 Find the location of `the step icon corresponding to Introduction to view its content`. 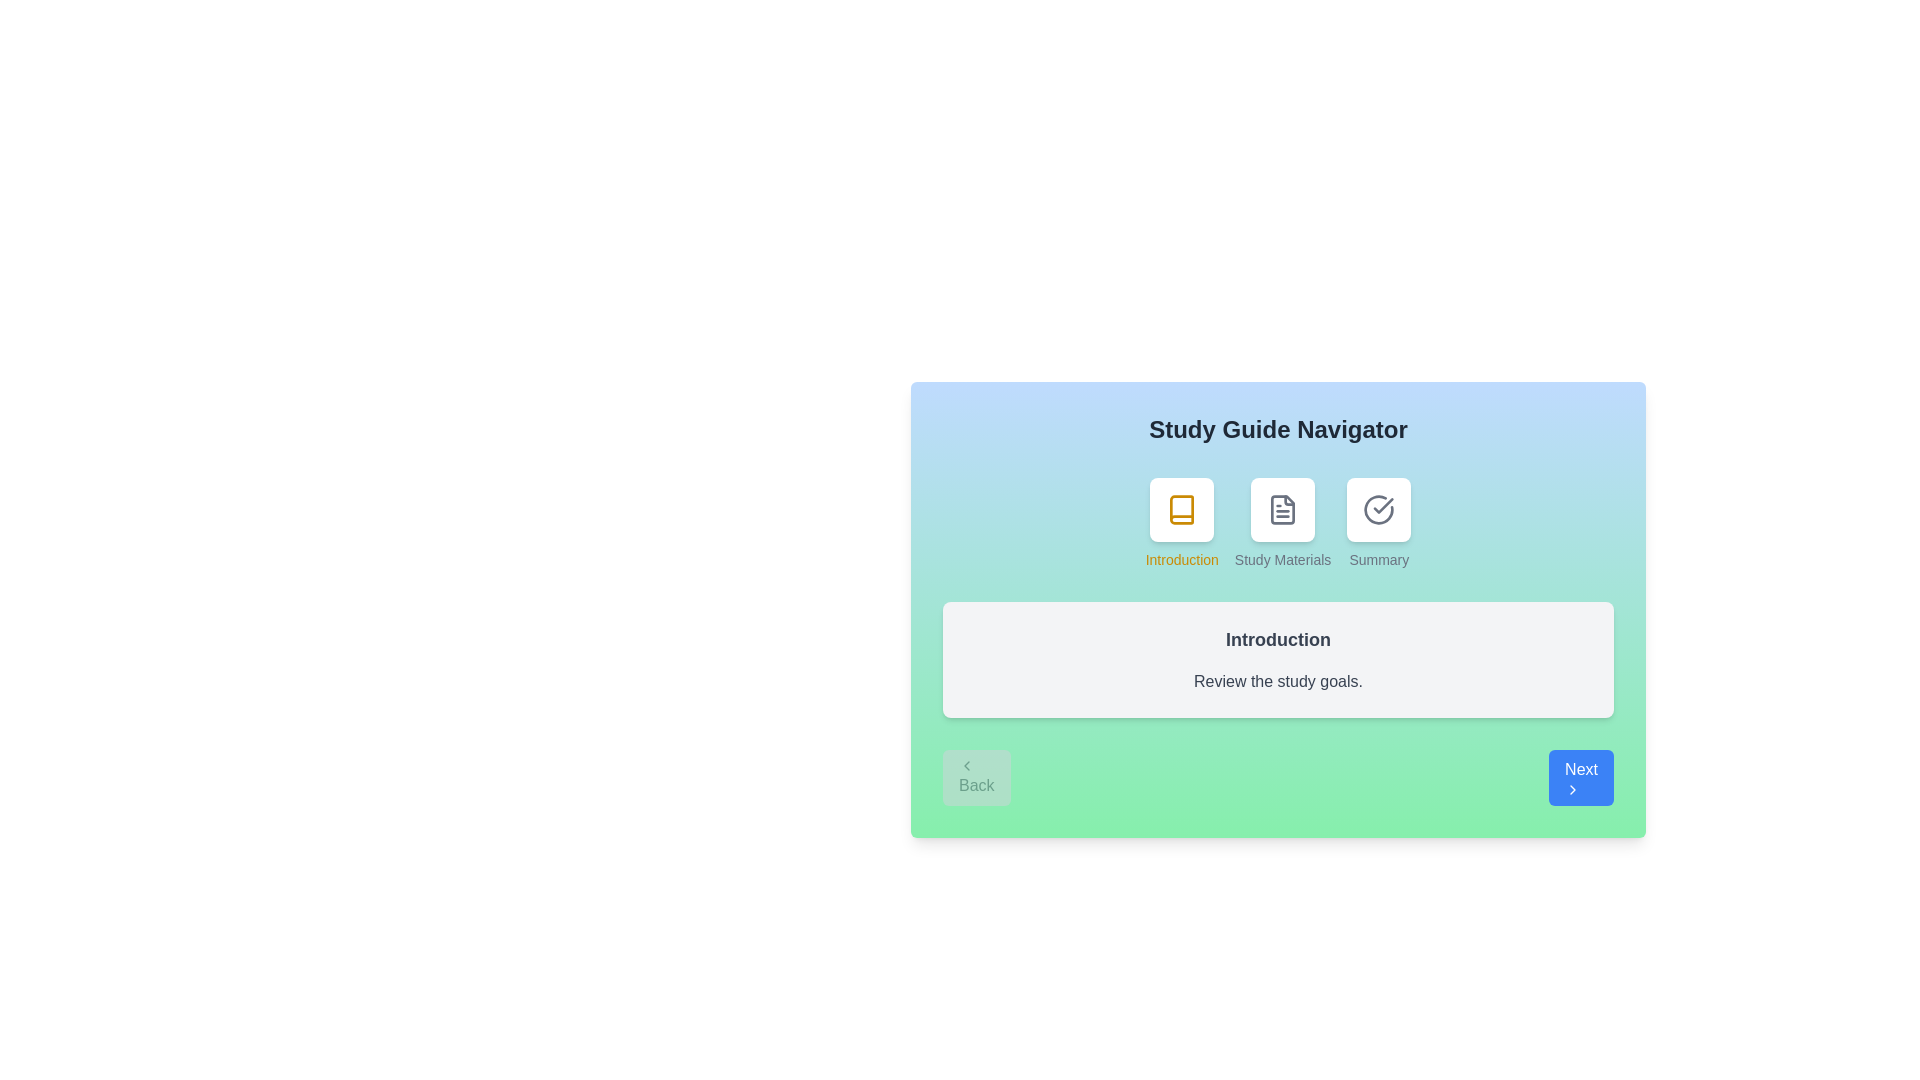

the step icon corresponding to Introduction to view its content is located at coordinates (1181, 523).